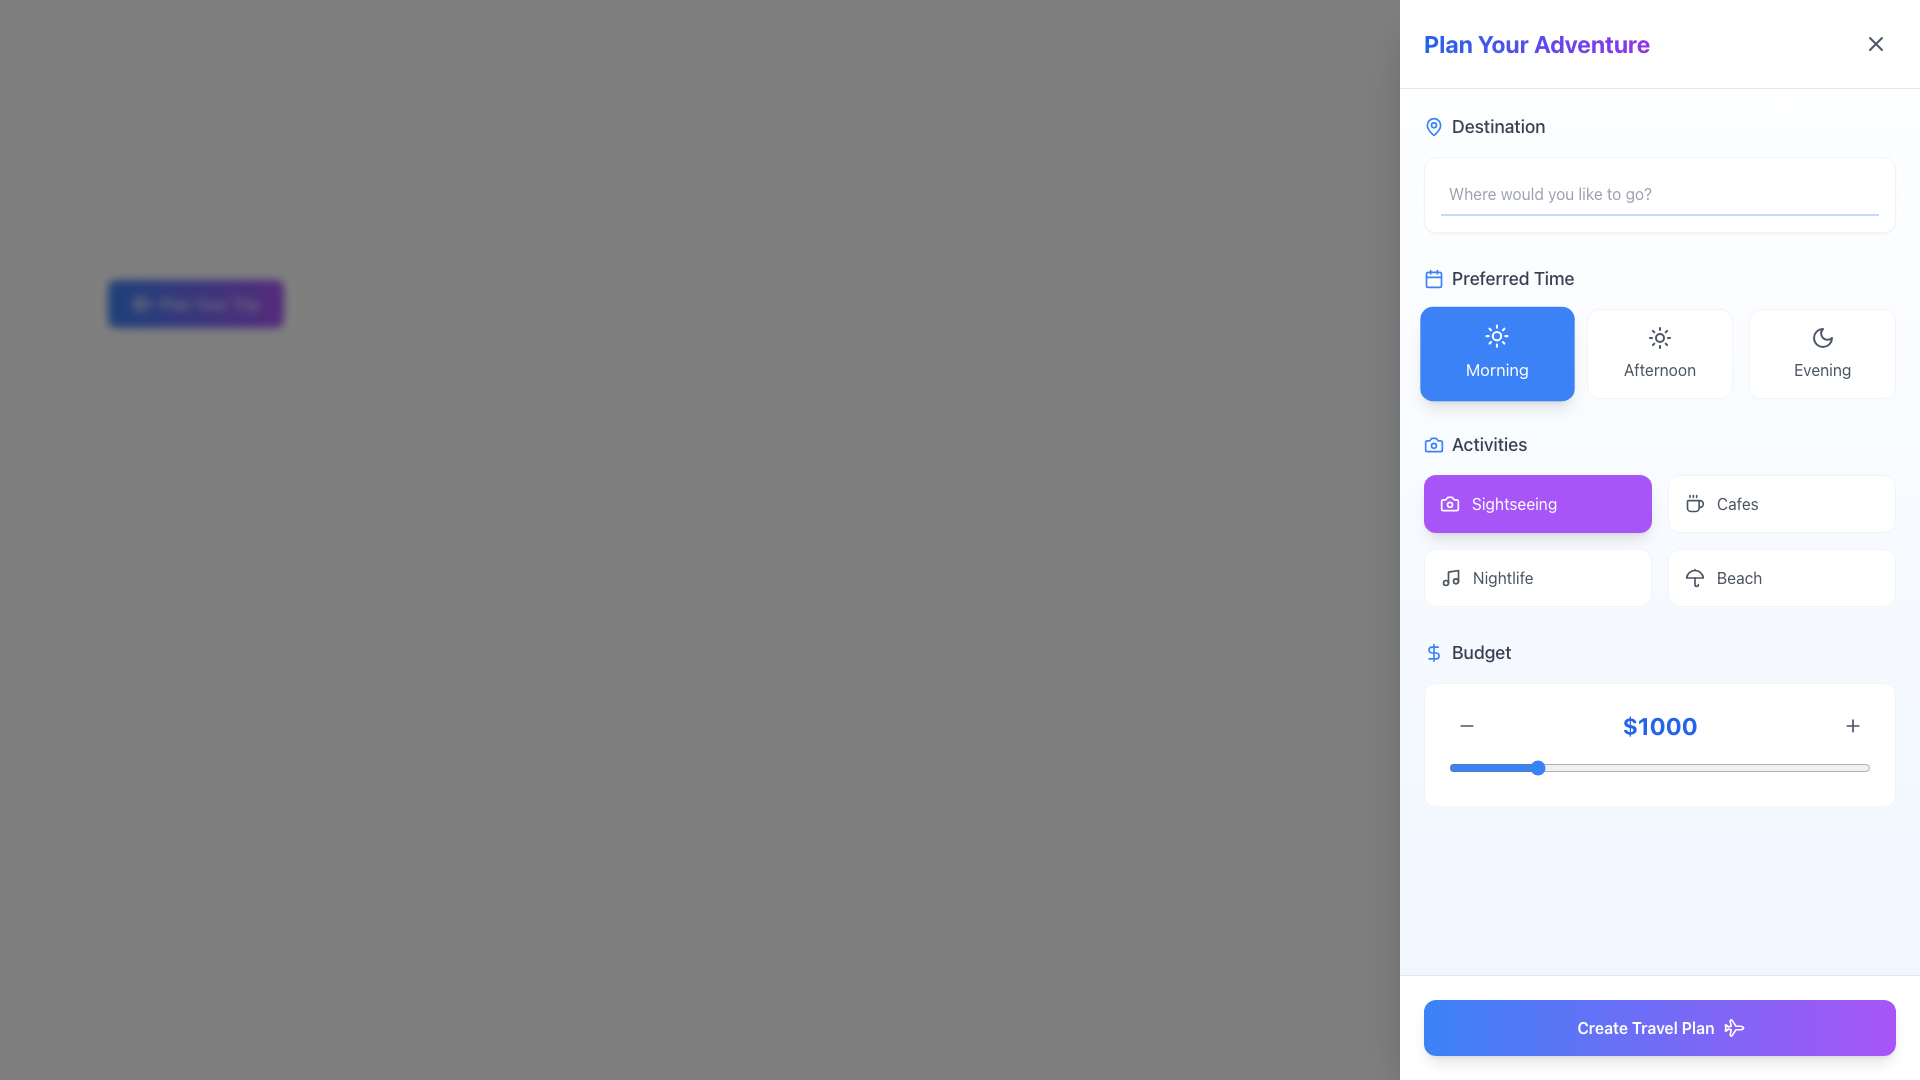 This screenshot has height=1080, width=1920. I want to click on the 'Nightlife' button in the 'Activities' section, so click(1536, 578).